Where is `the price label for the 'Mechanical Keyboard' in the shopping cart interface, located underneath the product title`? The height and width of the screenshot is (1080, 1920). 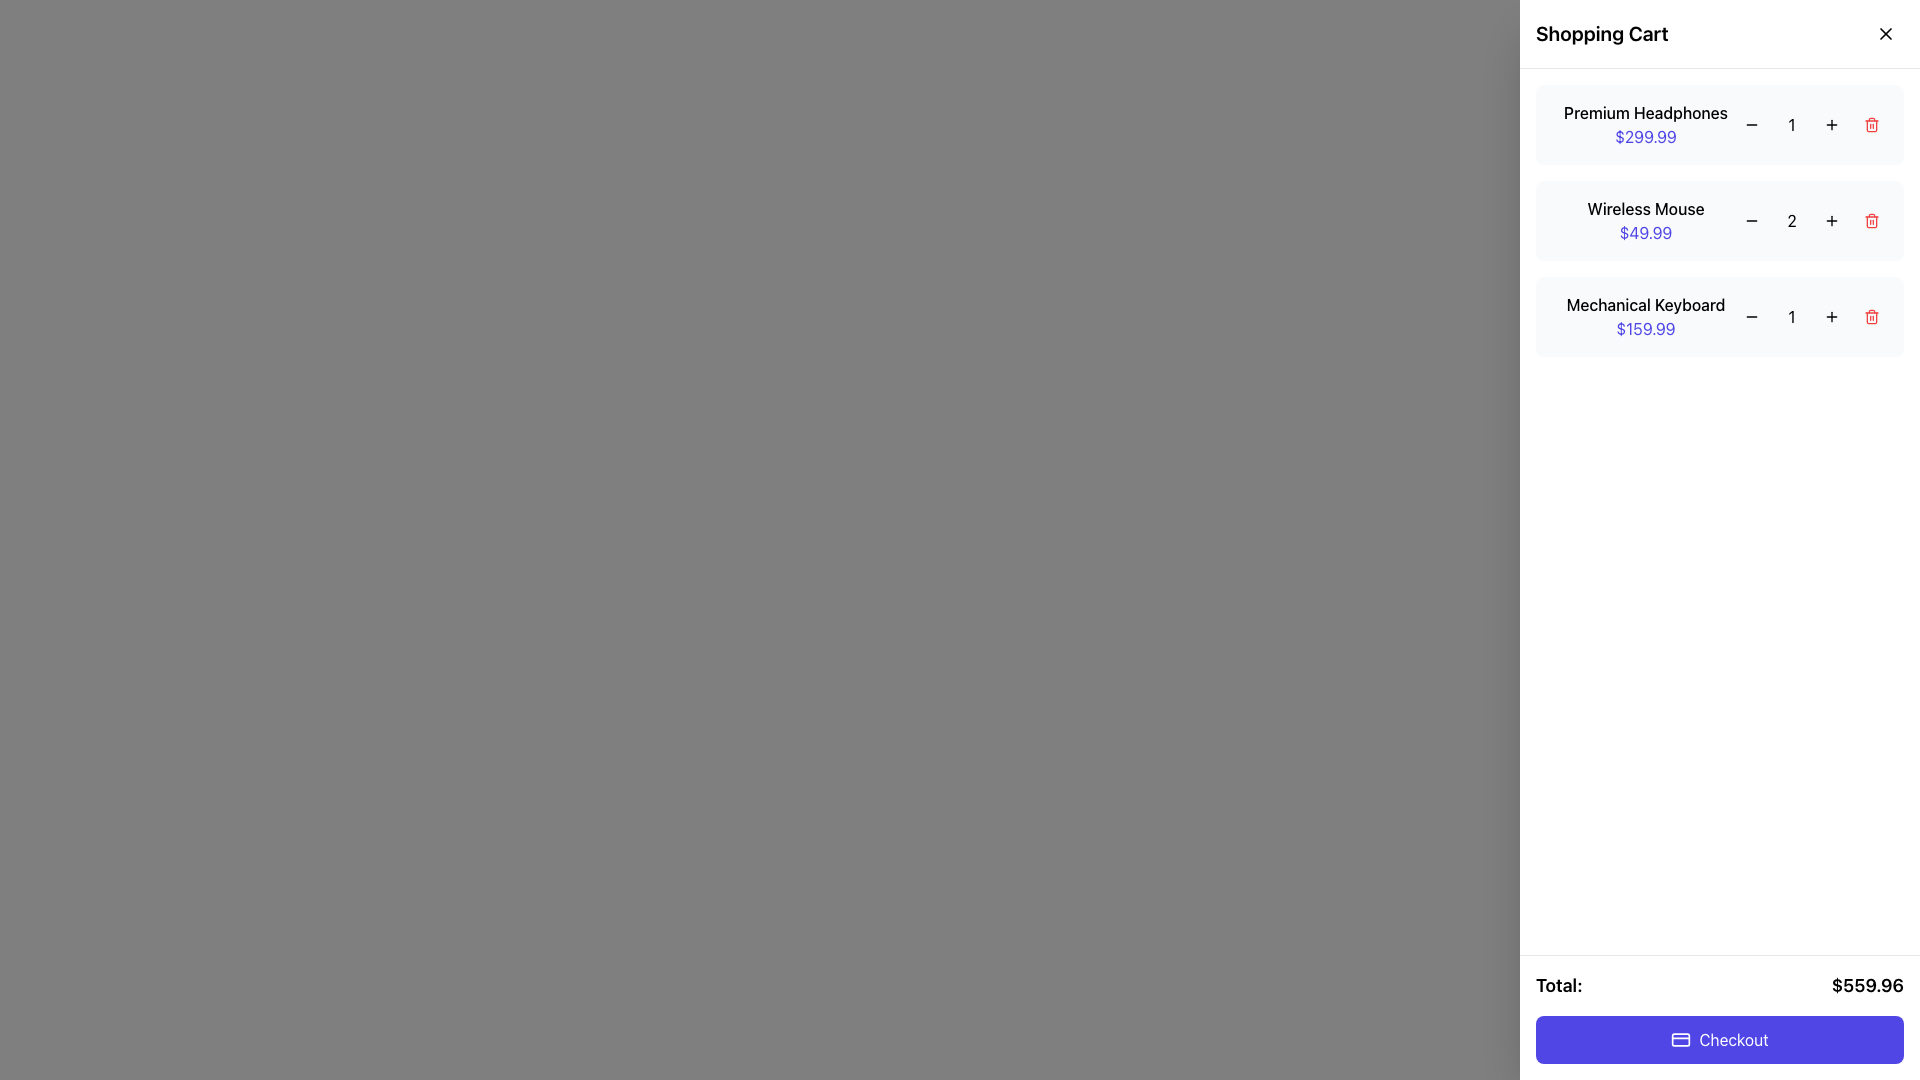 the price label for the 'Mechanical Keyboard' in the shopping cart interface, located underneath the product title is located at coordinates (1646, 327).